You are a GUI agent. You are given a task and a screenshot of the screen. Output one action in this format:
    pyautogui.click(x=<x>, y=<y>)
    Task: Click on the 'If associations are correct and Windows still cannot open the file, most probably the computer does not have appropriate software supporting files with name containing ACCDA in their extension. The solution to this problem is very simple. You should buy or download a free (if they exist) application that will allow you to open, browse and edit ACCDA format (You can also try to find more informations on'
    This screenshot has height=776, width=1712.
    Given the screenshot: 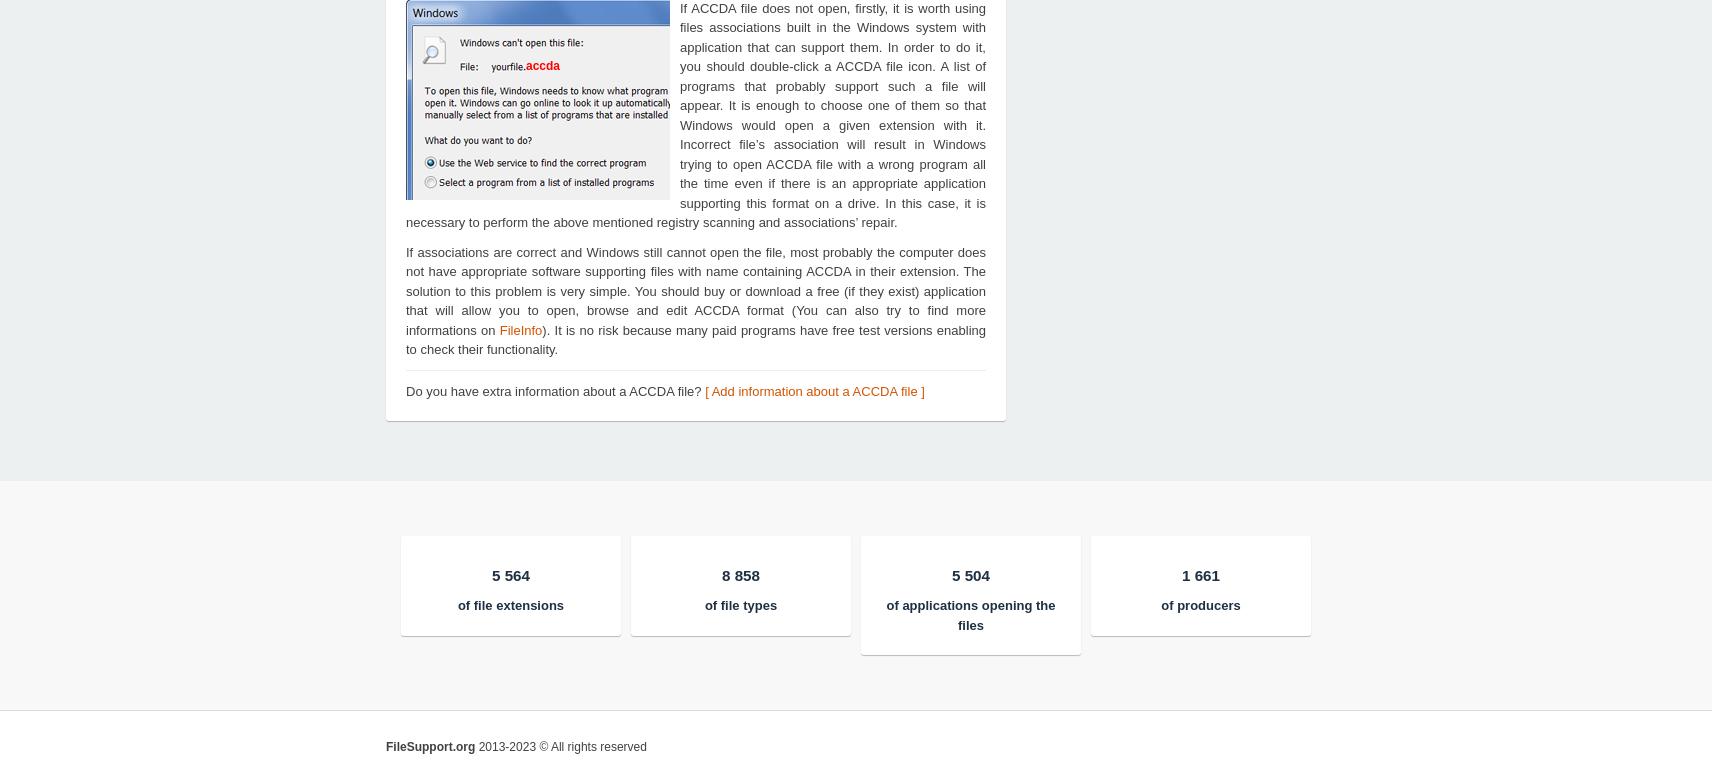 What is the action you would take?
    pyautogui.click(x=695, y=289)
    